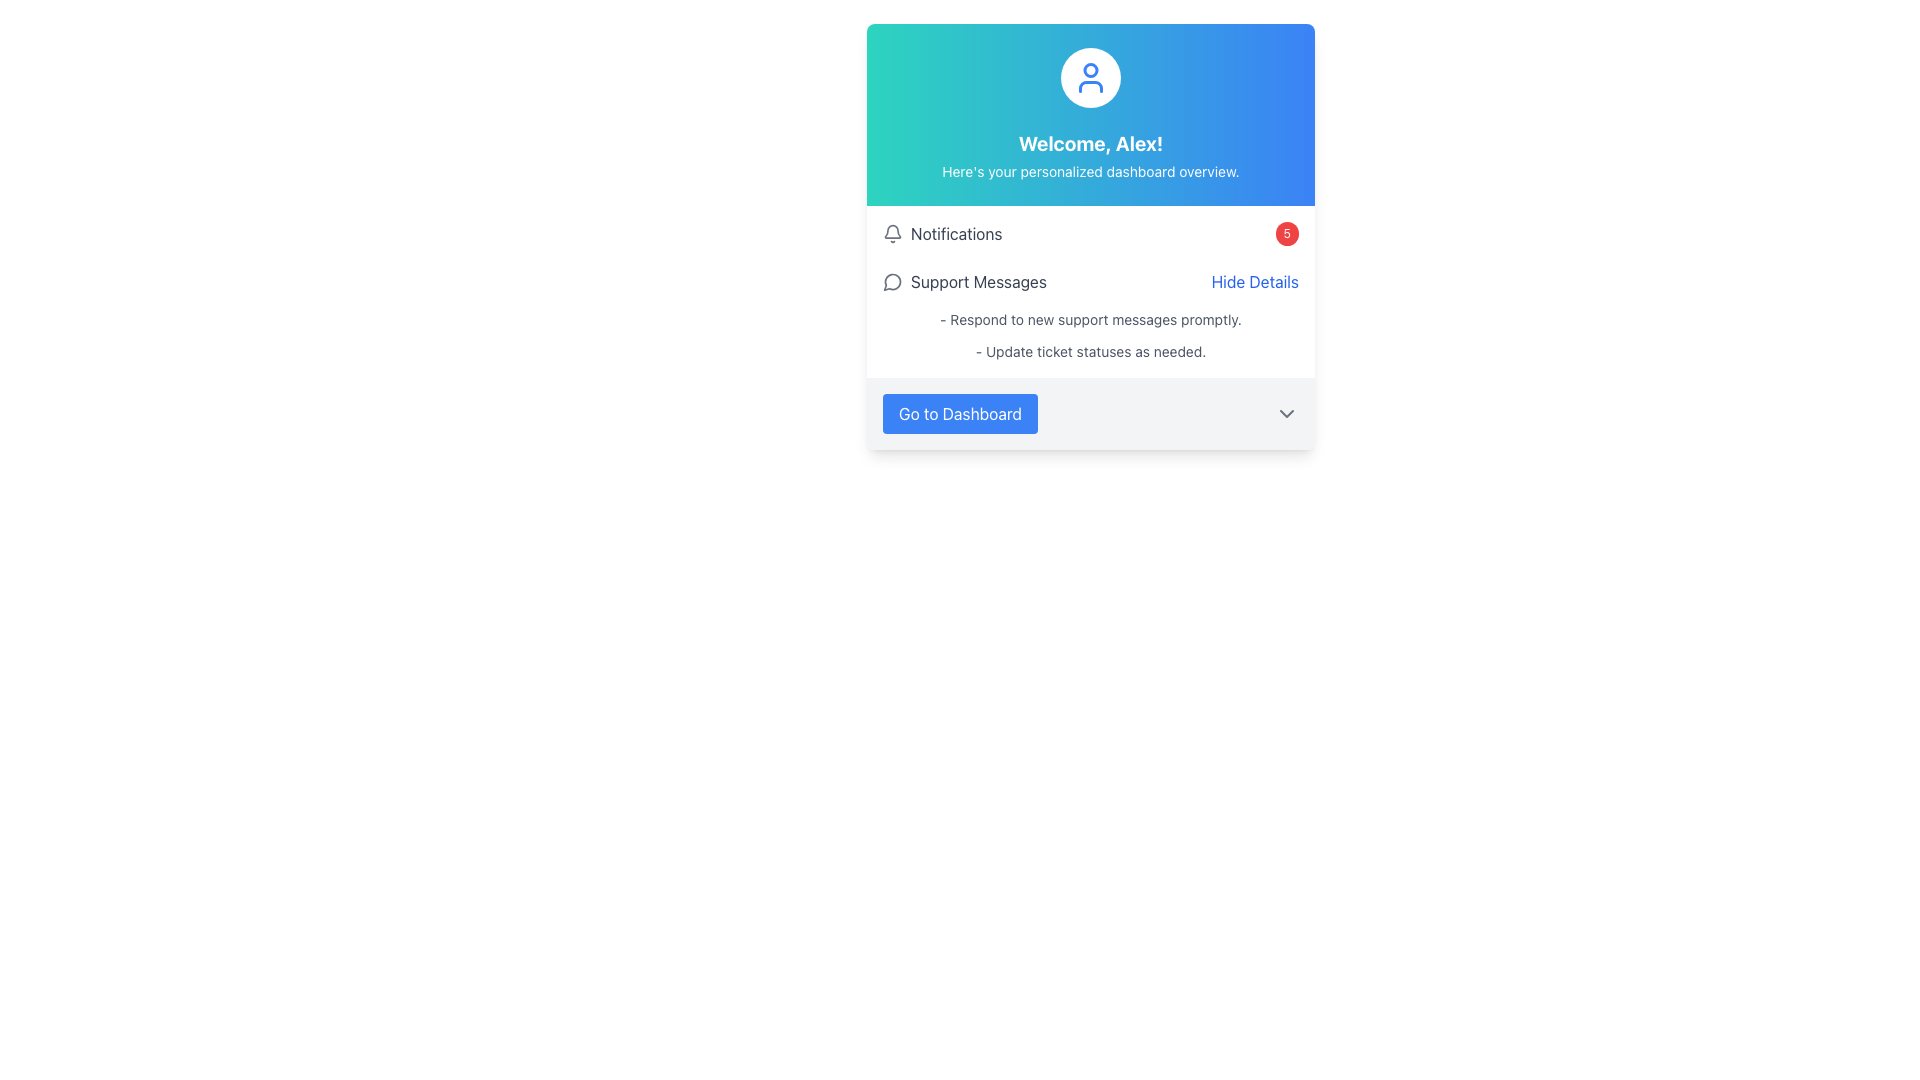  I want to click on the text line displaying '- Update ticket statuses as needed.' which is located below the text '- Respond to new support messages promptly.' in the 'Support Messages' section, so click(1089, 350).